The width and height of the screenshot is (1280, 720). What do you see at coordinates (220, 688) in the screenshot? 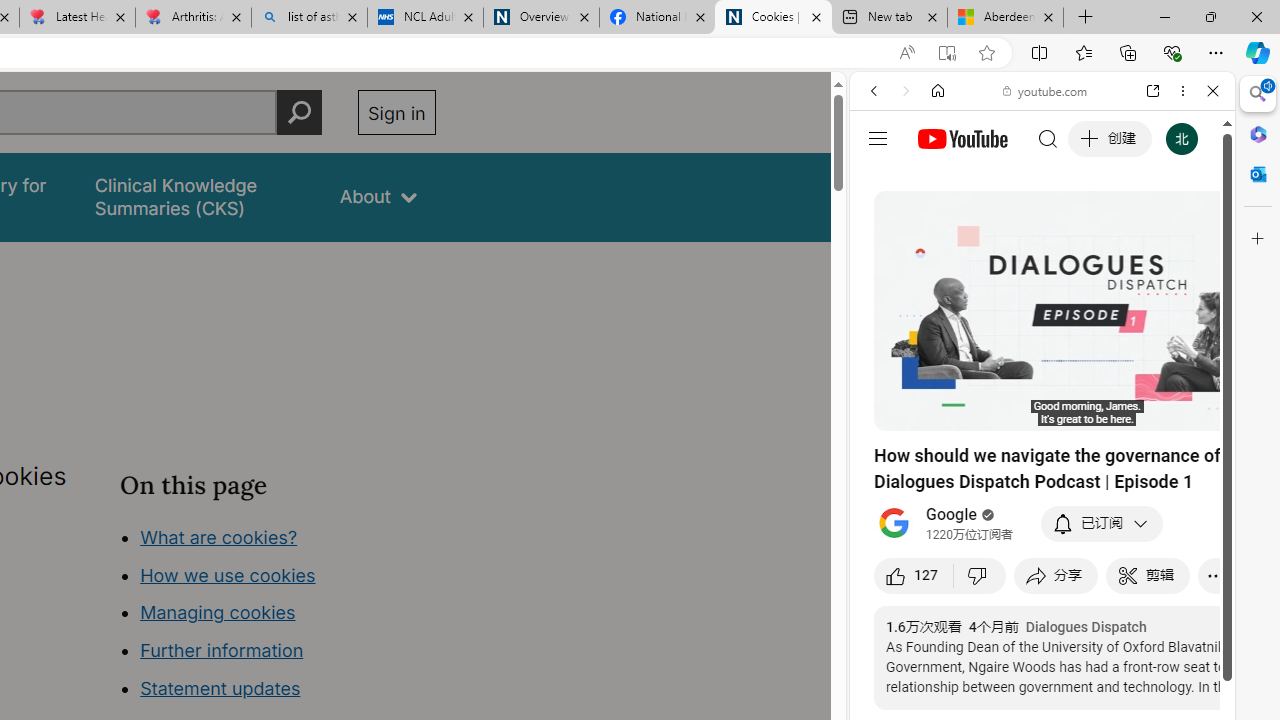
I see `'Statement updates'` at bounding box center [220, 688].